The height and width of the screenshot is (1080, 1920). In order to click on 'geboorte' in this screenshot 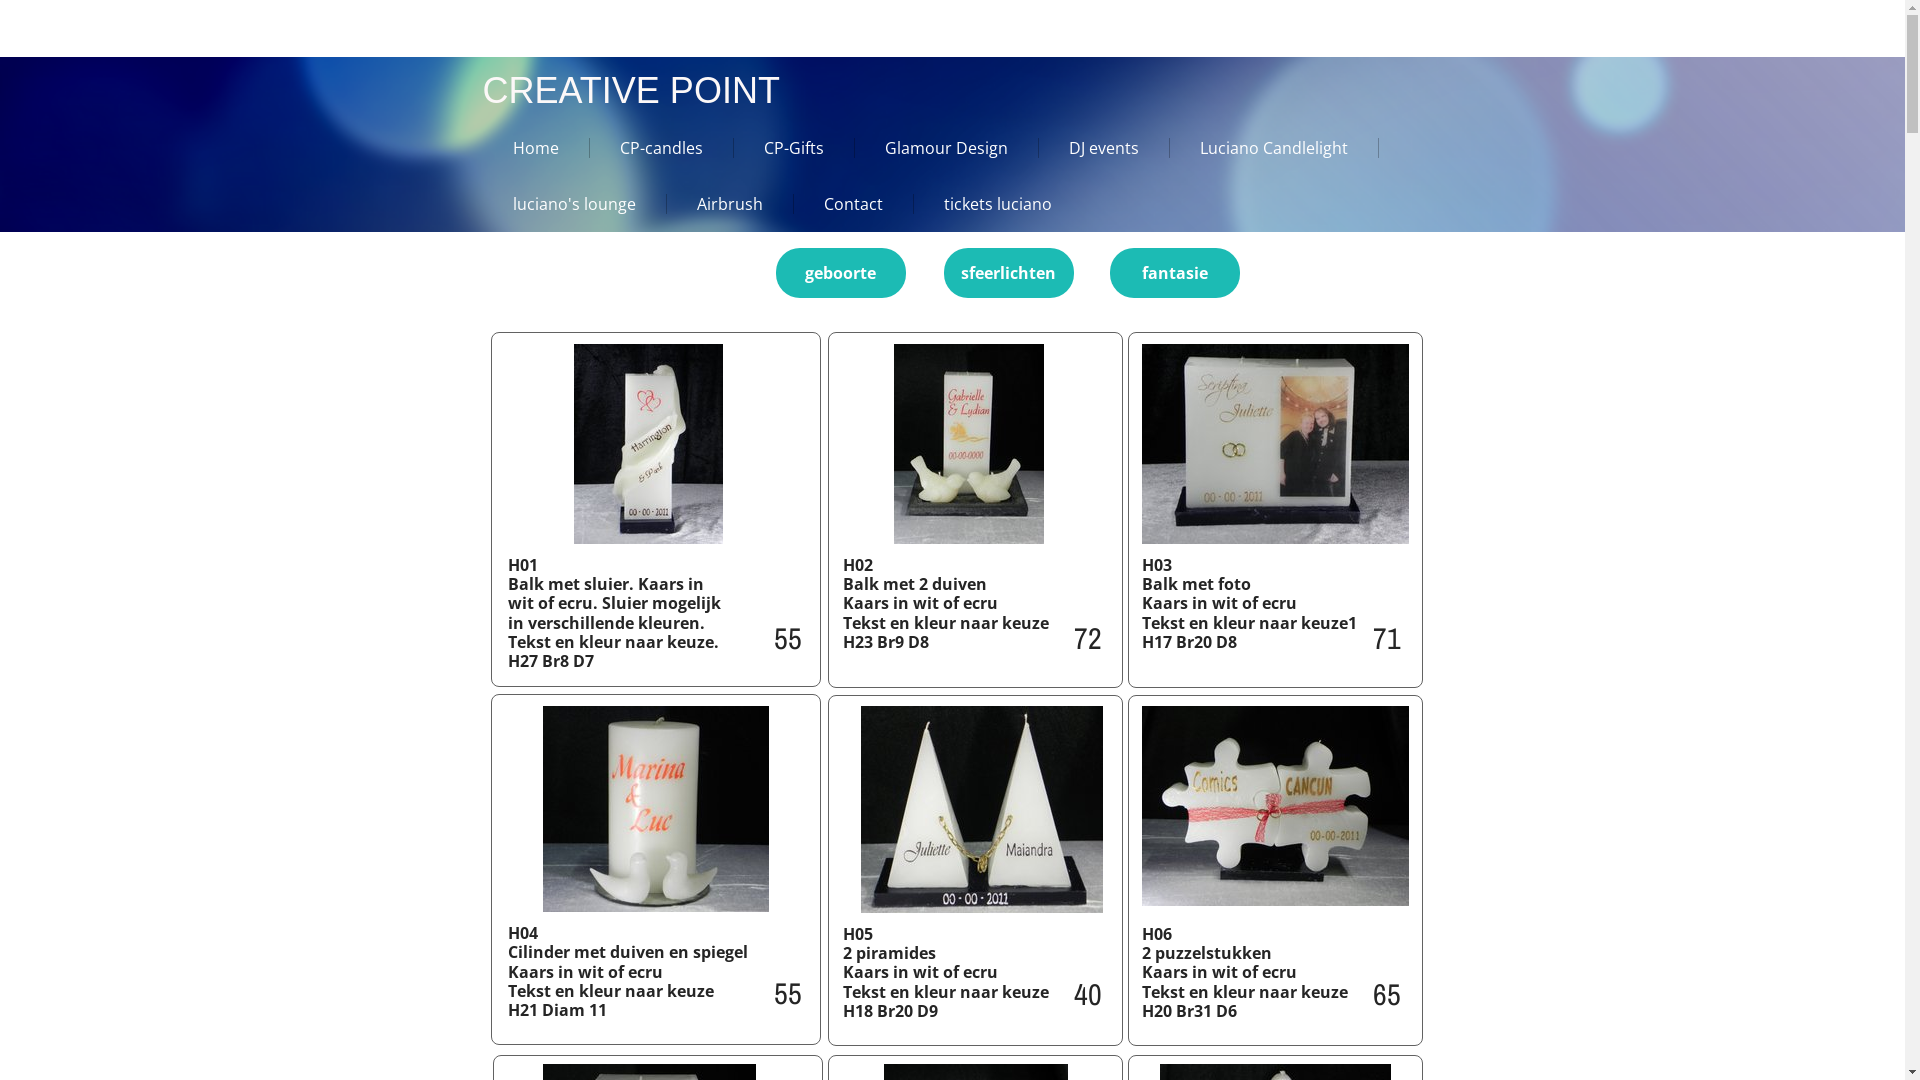, I will do `click(840, 273)`.